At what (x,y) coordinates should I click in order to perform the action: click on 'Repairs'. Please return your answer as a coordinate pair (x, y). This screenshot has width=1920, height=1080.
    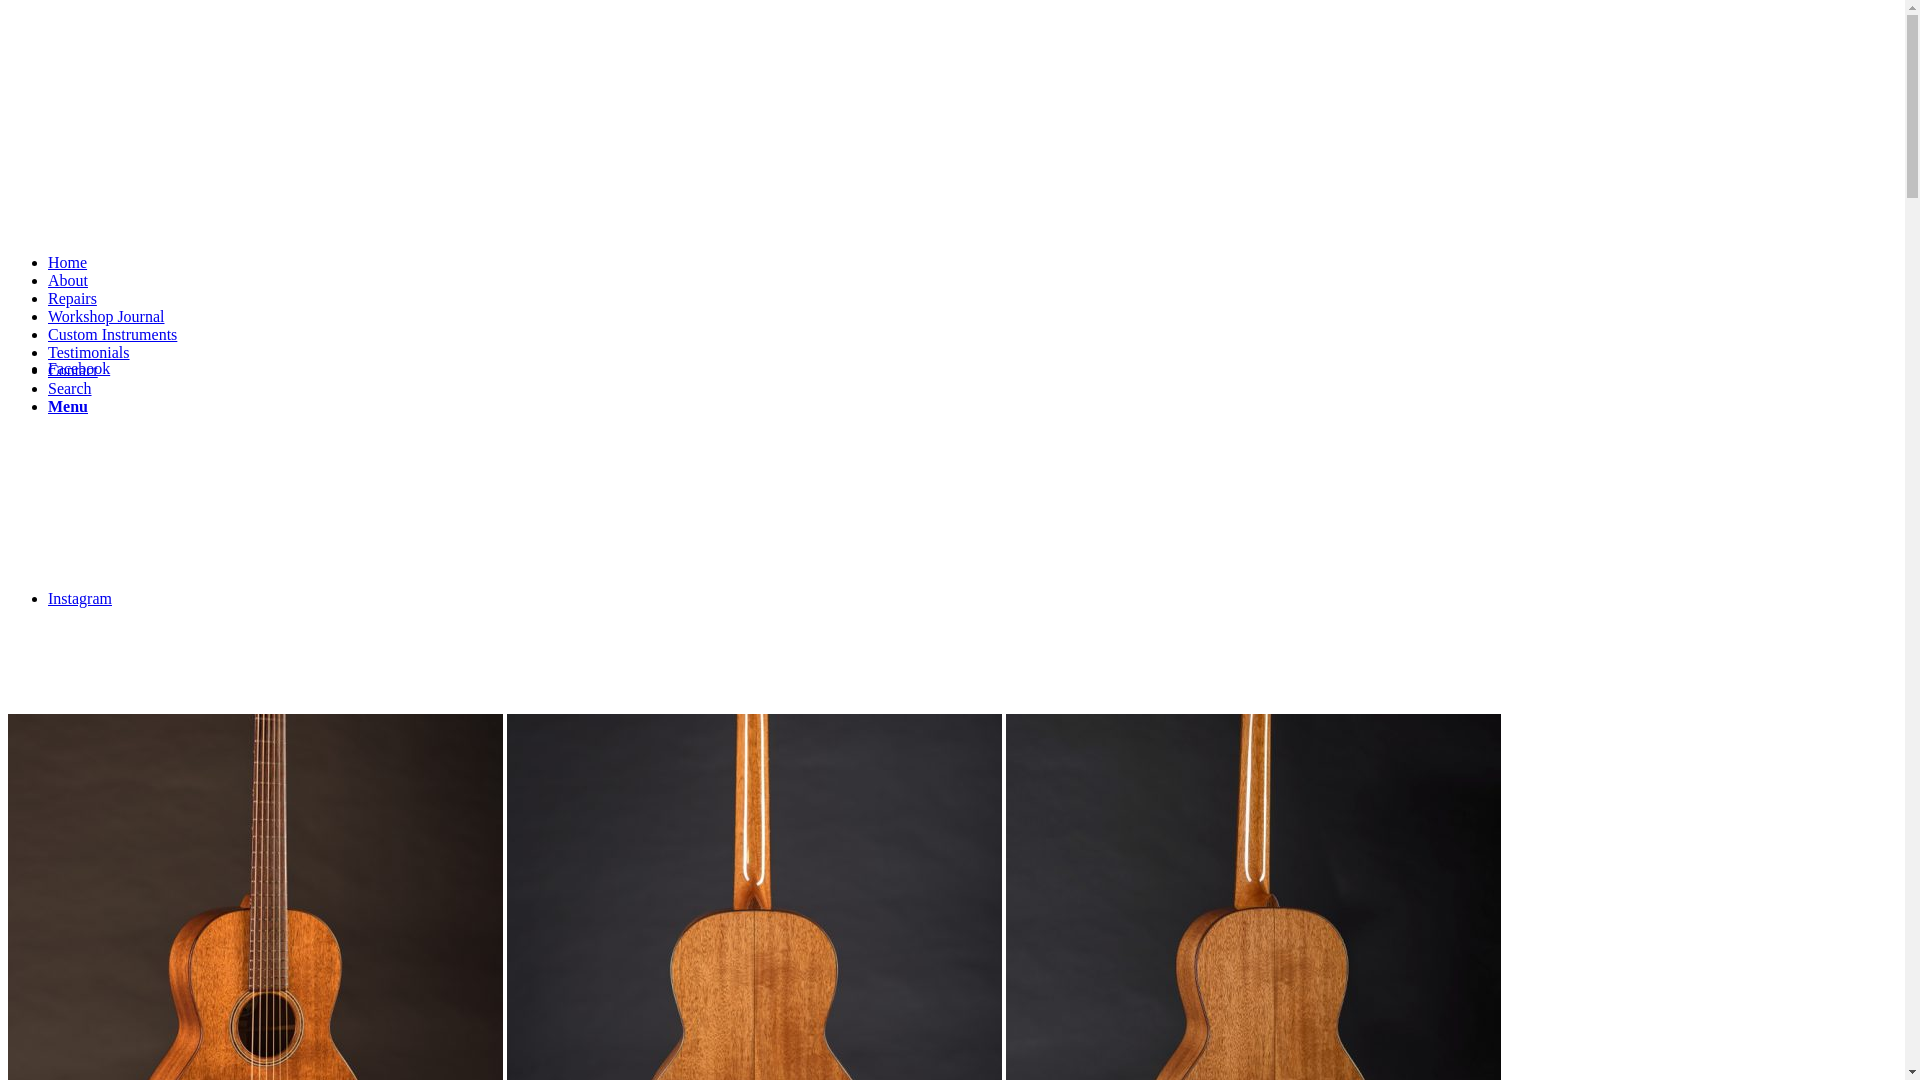
    Looking at the image, I should click on (48, 298).